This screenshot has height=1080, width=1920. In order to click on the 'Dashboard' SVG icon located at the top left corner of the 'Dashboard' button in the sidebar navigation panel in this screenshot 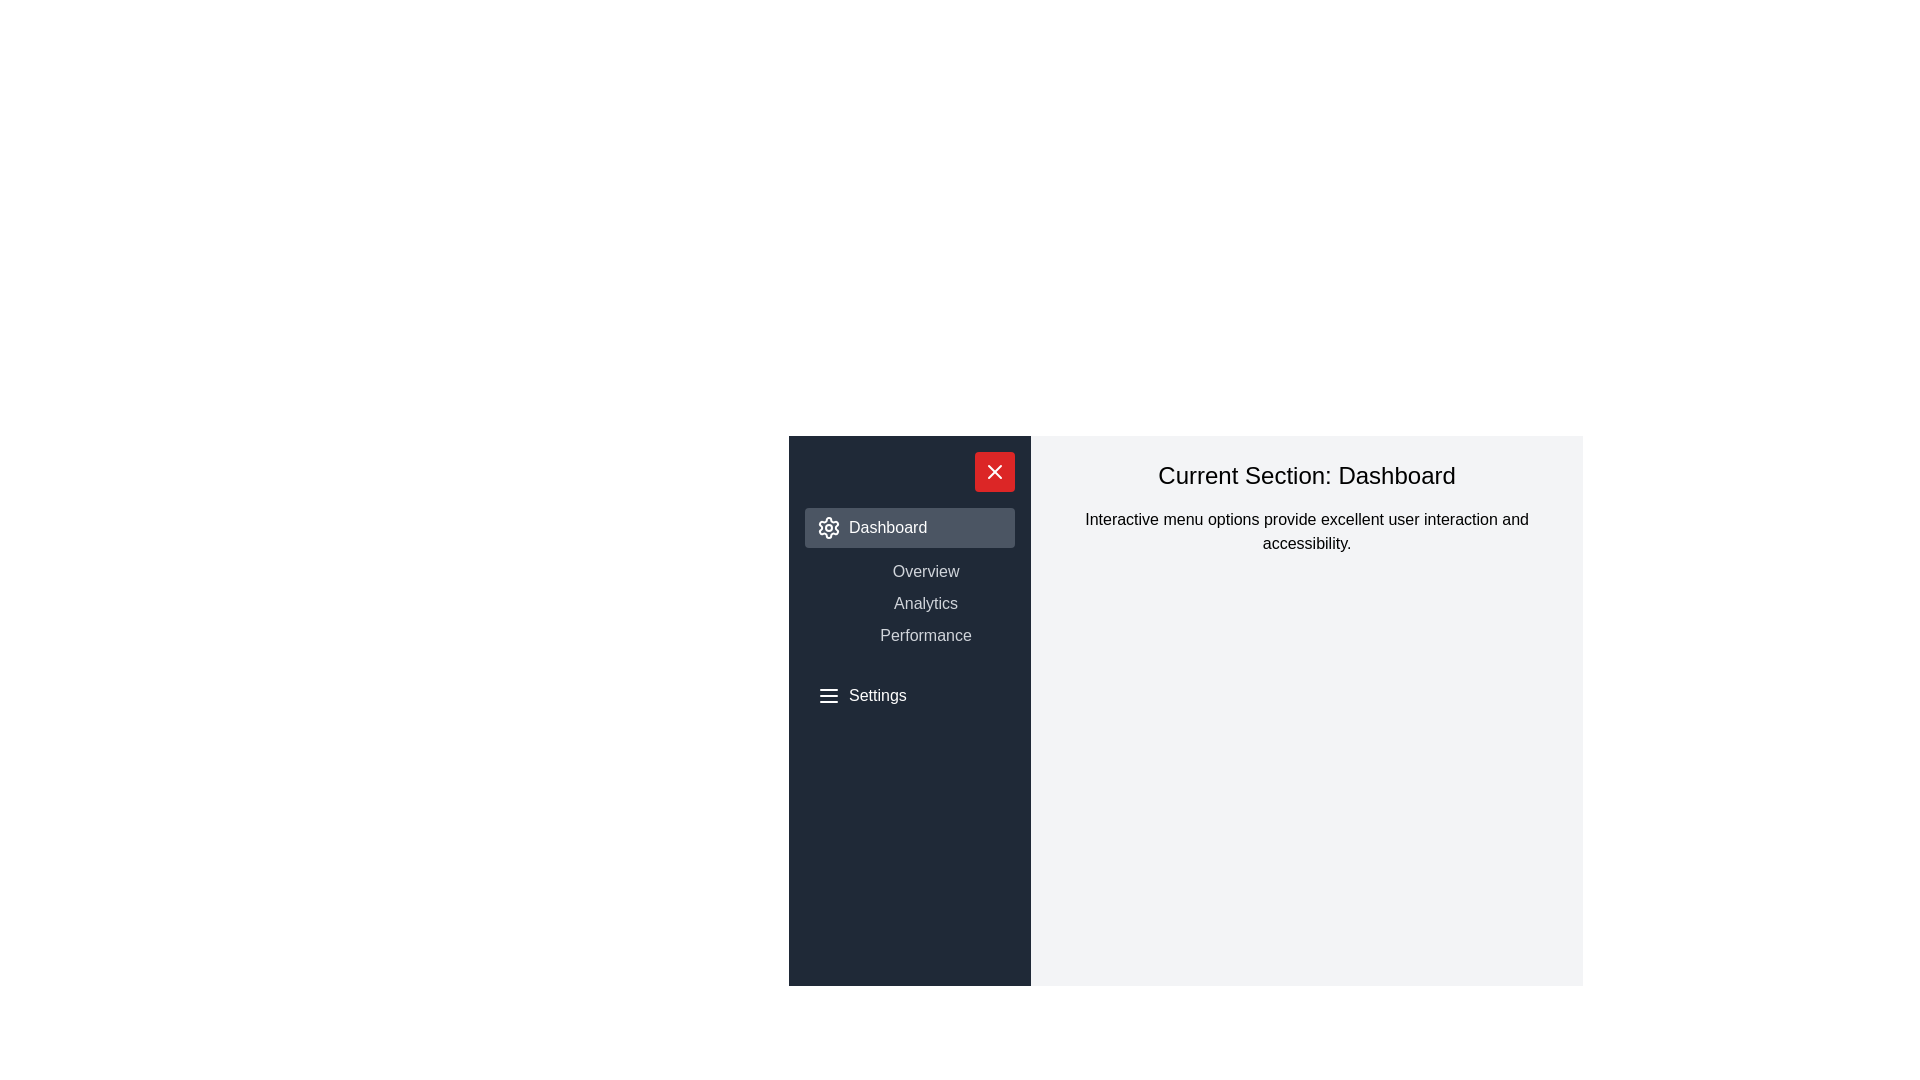, I will do `click(829, 527)`.